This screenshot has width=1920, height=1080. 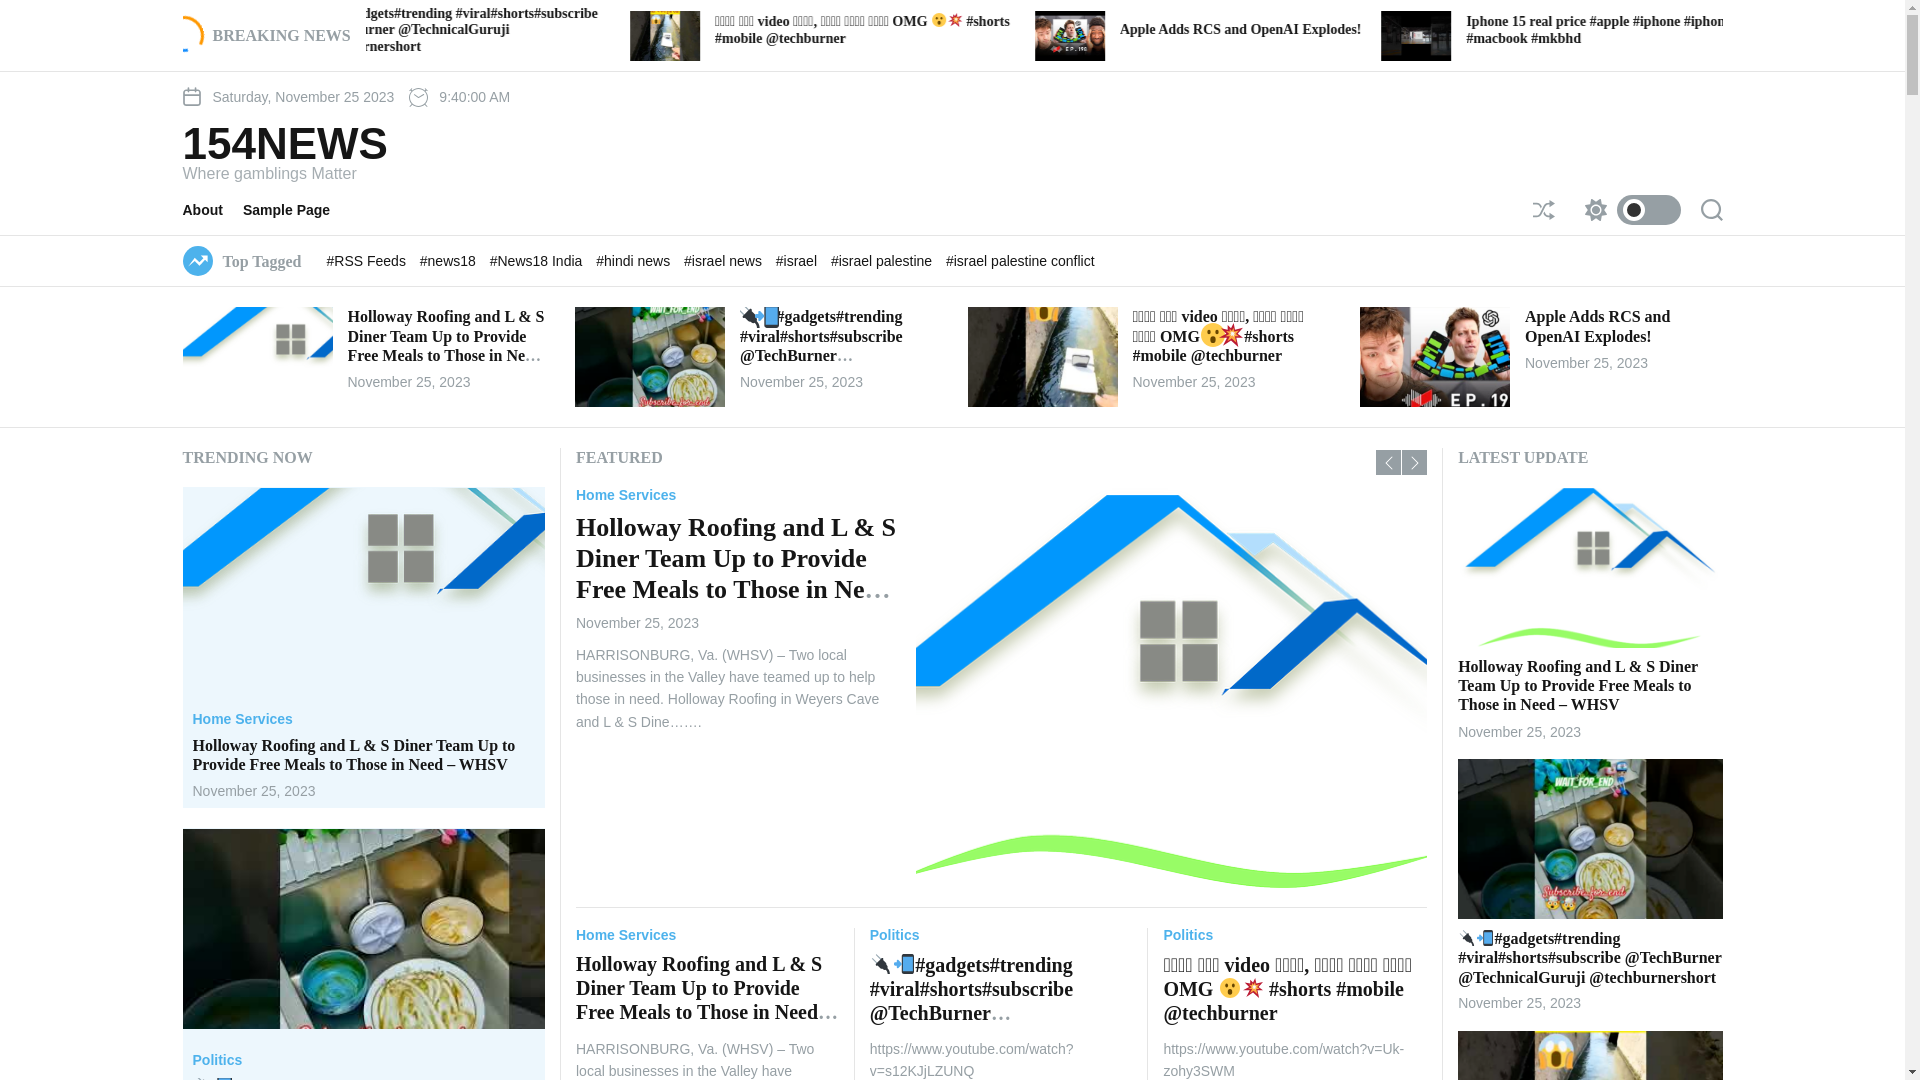 What do you see at coordinates (1541, 209) in the screenshot?
I see `'Shuffle'` at bounding box center [1541, 209].